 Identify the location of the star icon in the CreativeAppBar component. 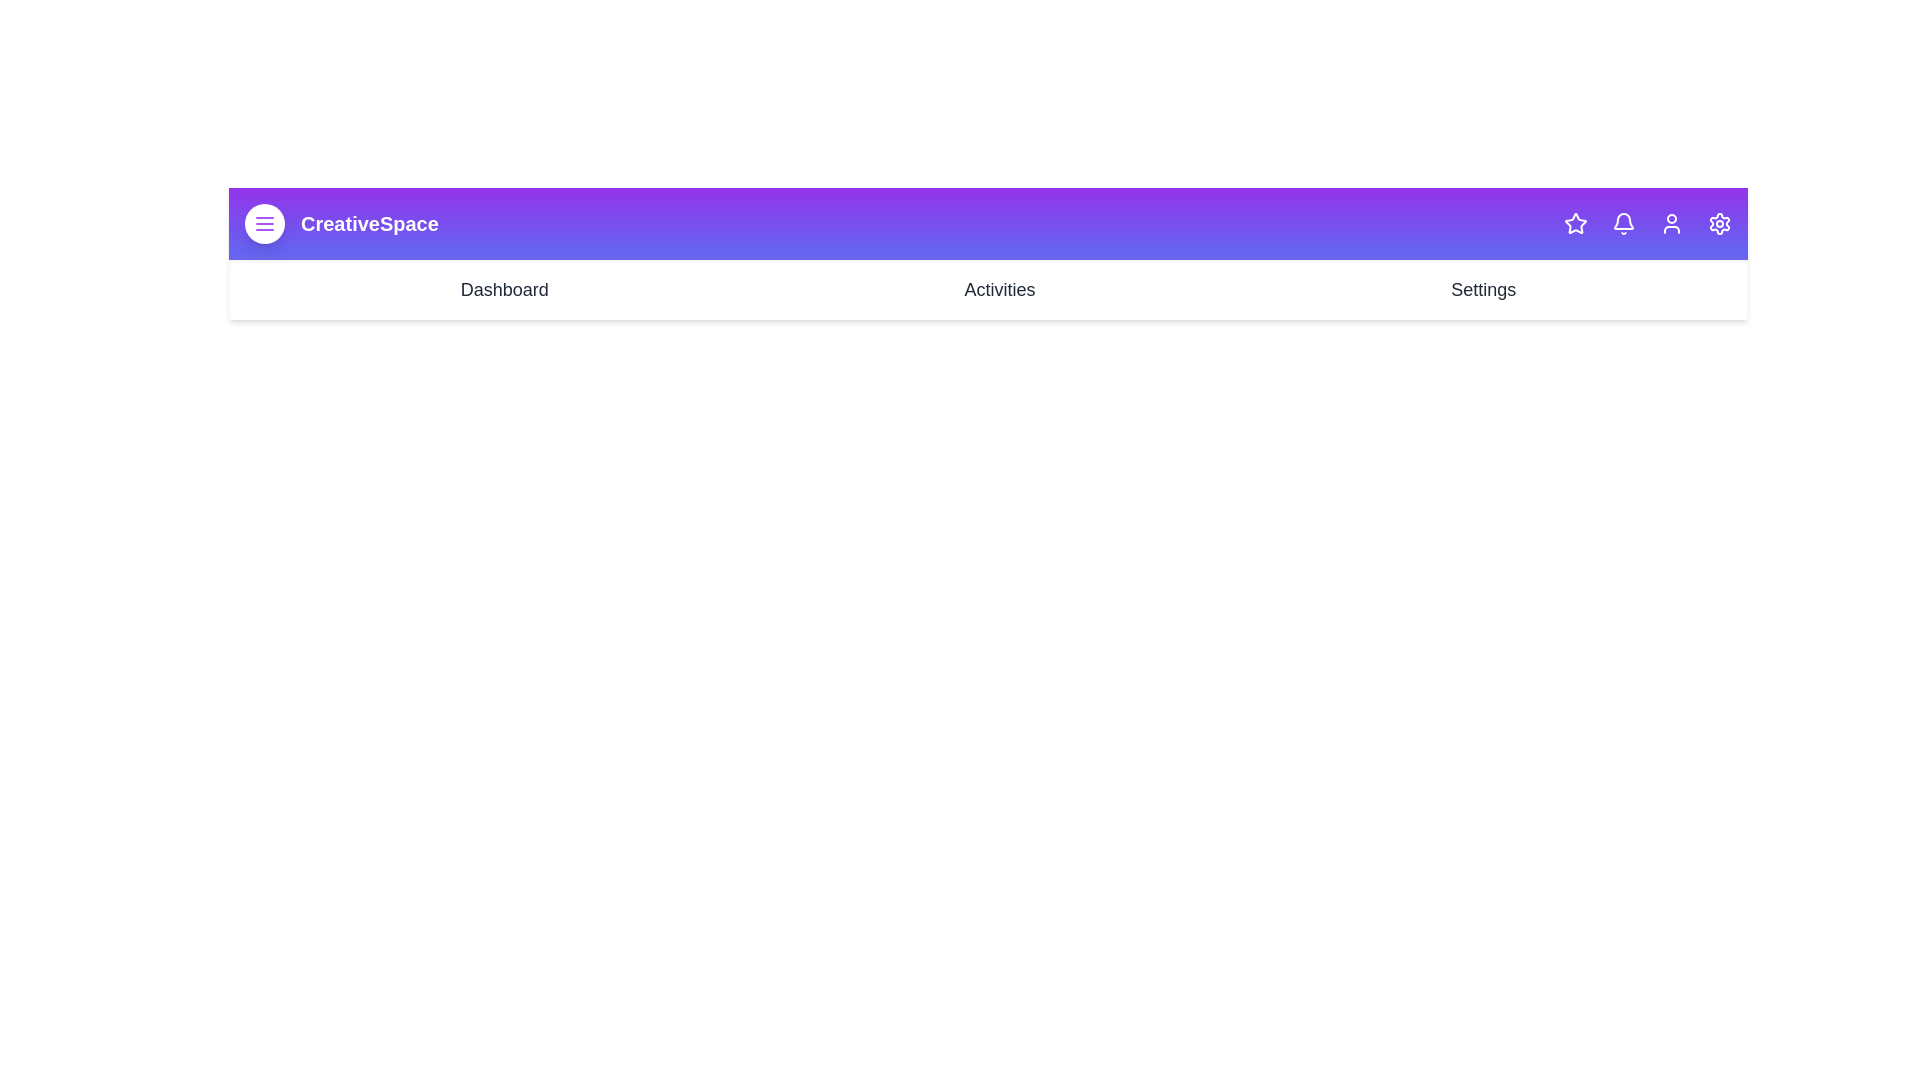
(1574, 223).